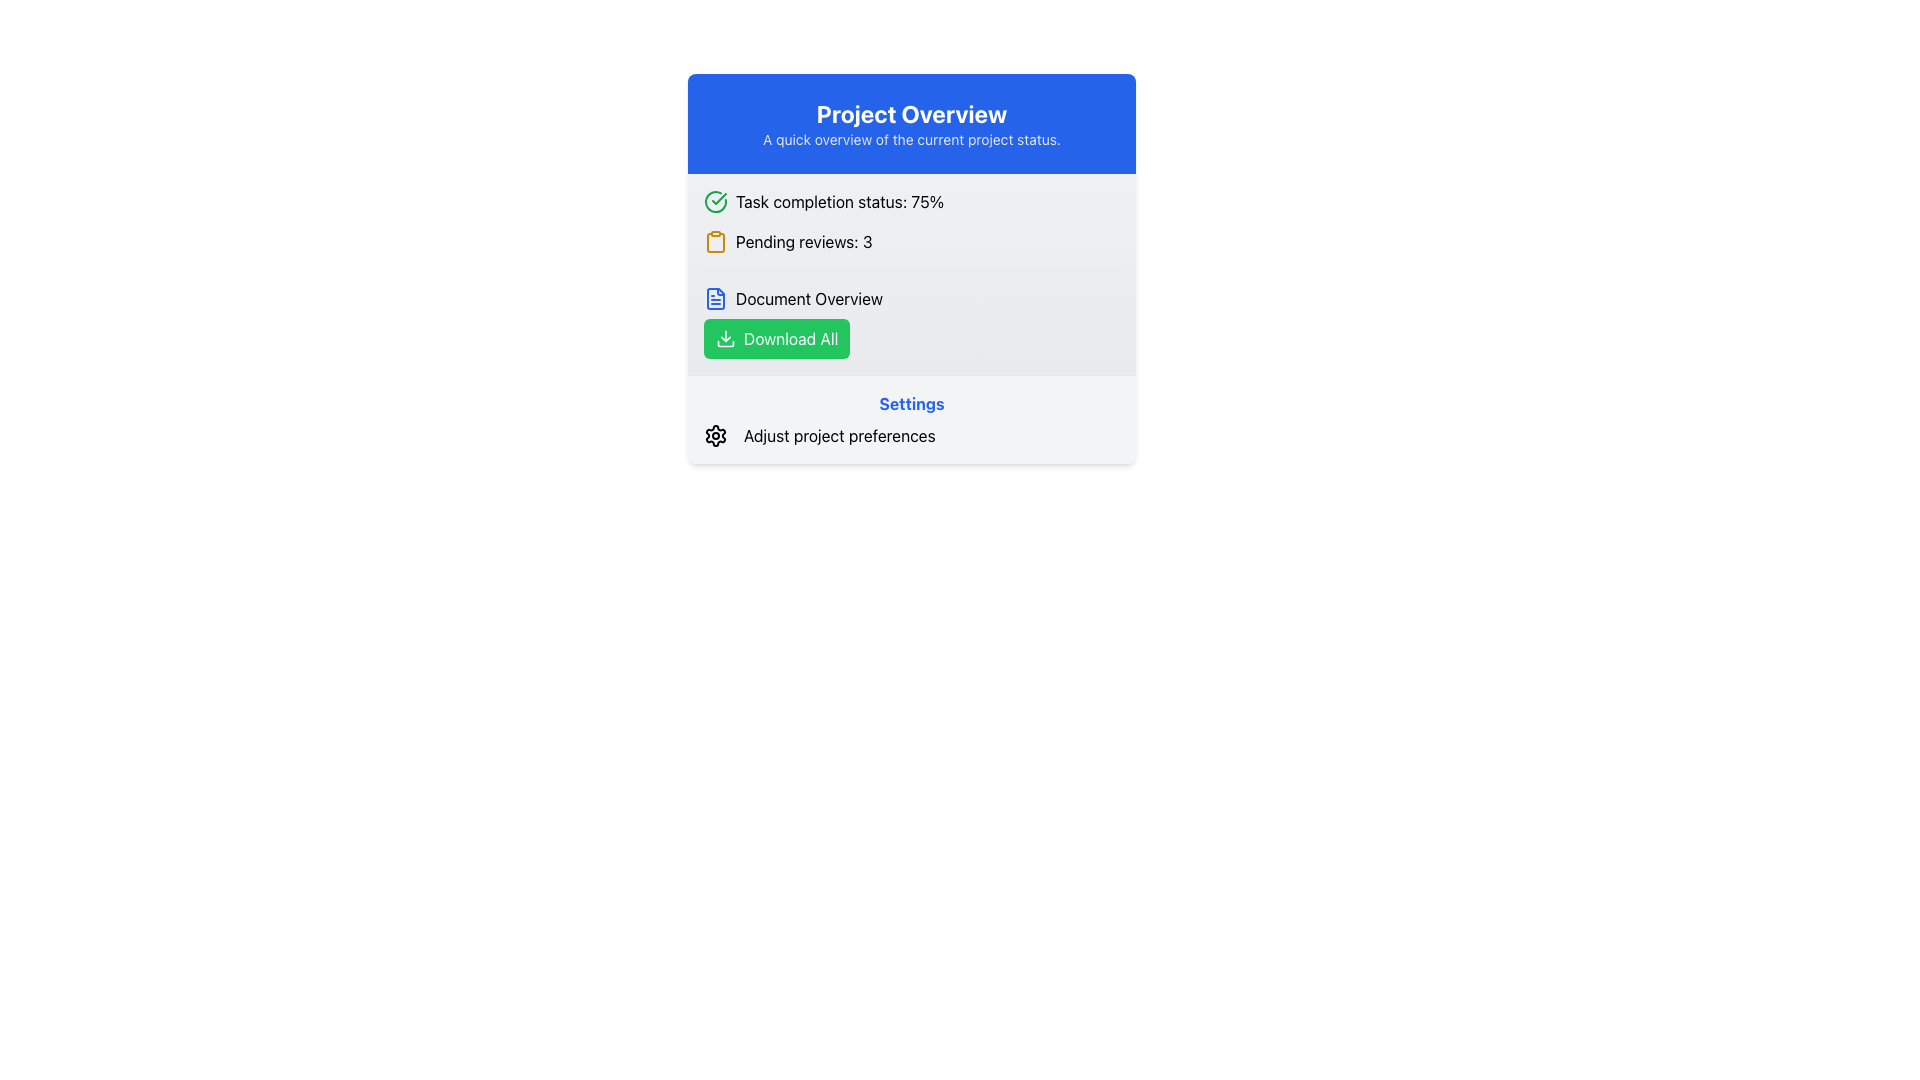 Image resolution: width=1920 pixels, height=1080 pixels. What do you see at coordinates (715, 201) in the screenshot?
I see `the completion status icon located to the left of the text 'Task completion status: 75%'` at bounding box center [715, 201].